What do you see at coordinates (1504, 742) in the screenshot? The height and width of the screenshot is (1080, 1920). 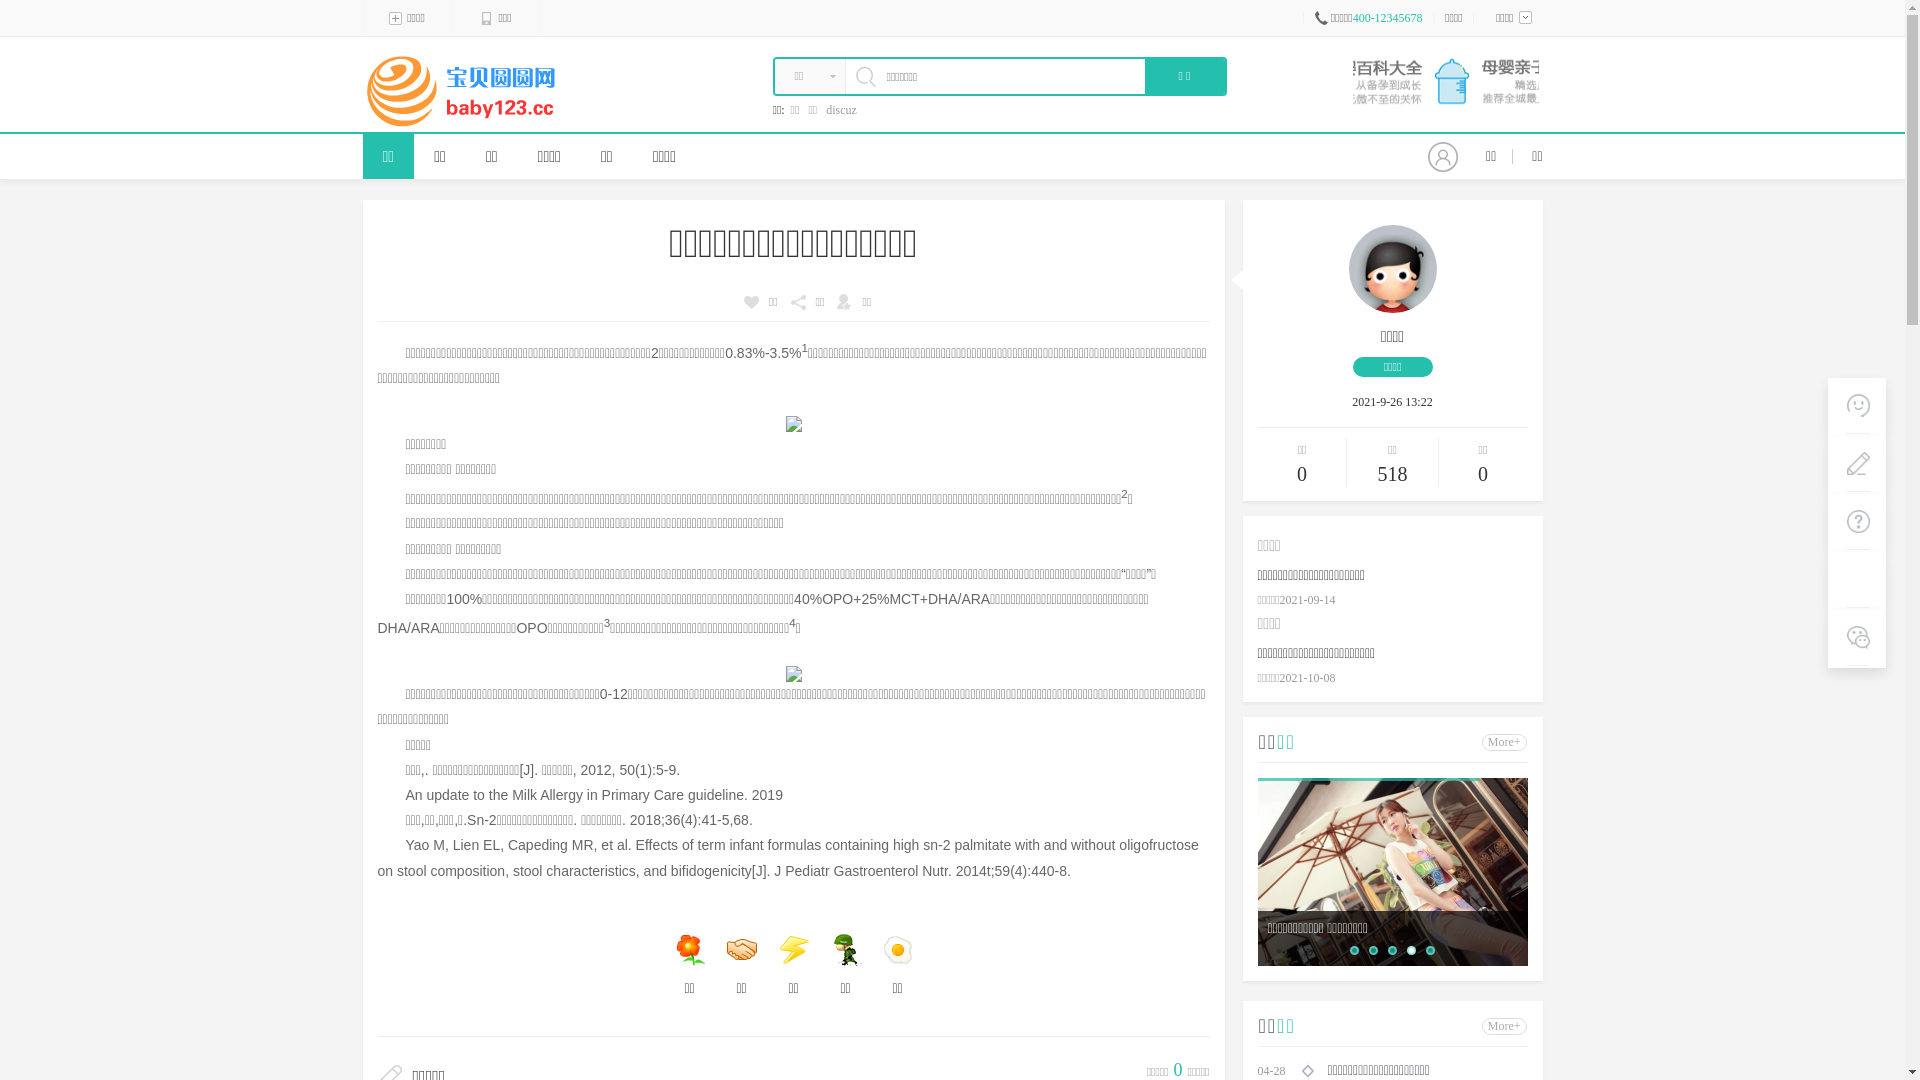 I see `'More+'` at bounding box center [1504, 742].